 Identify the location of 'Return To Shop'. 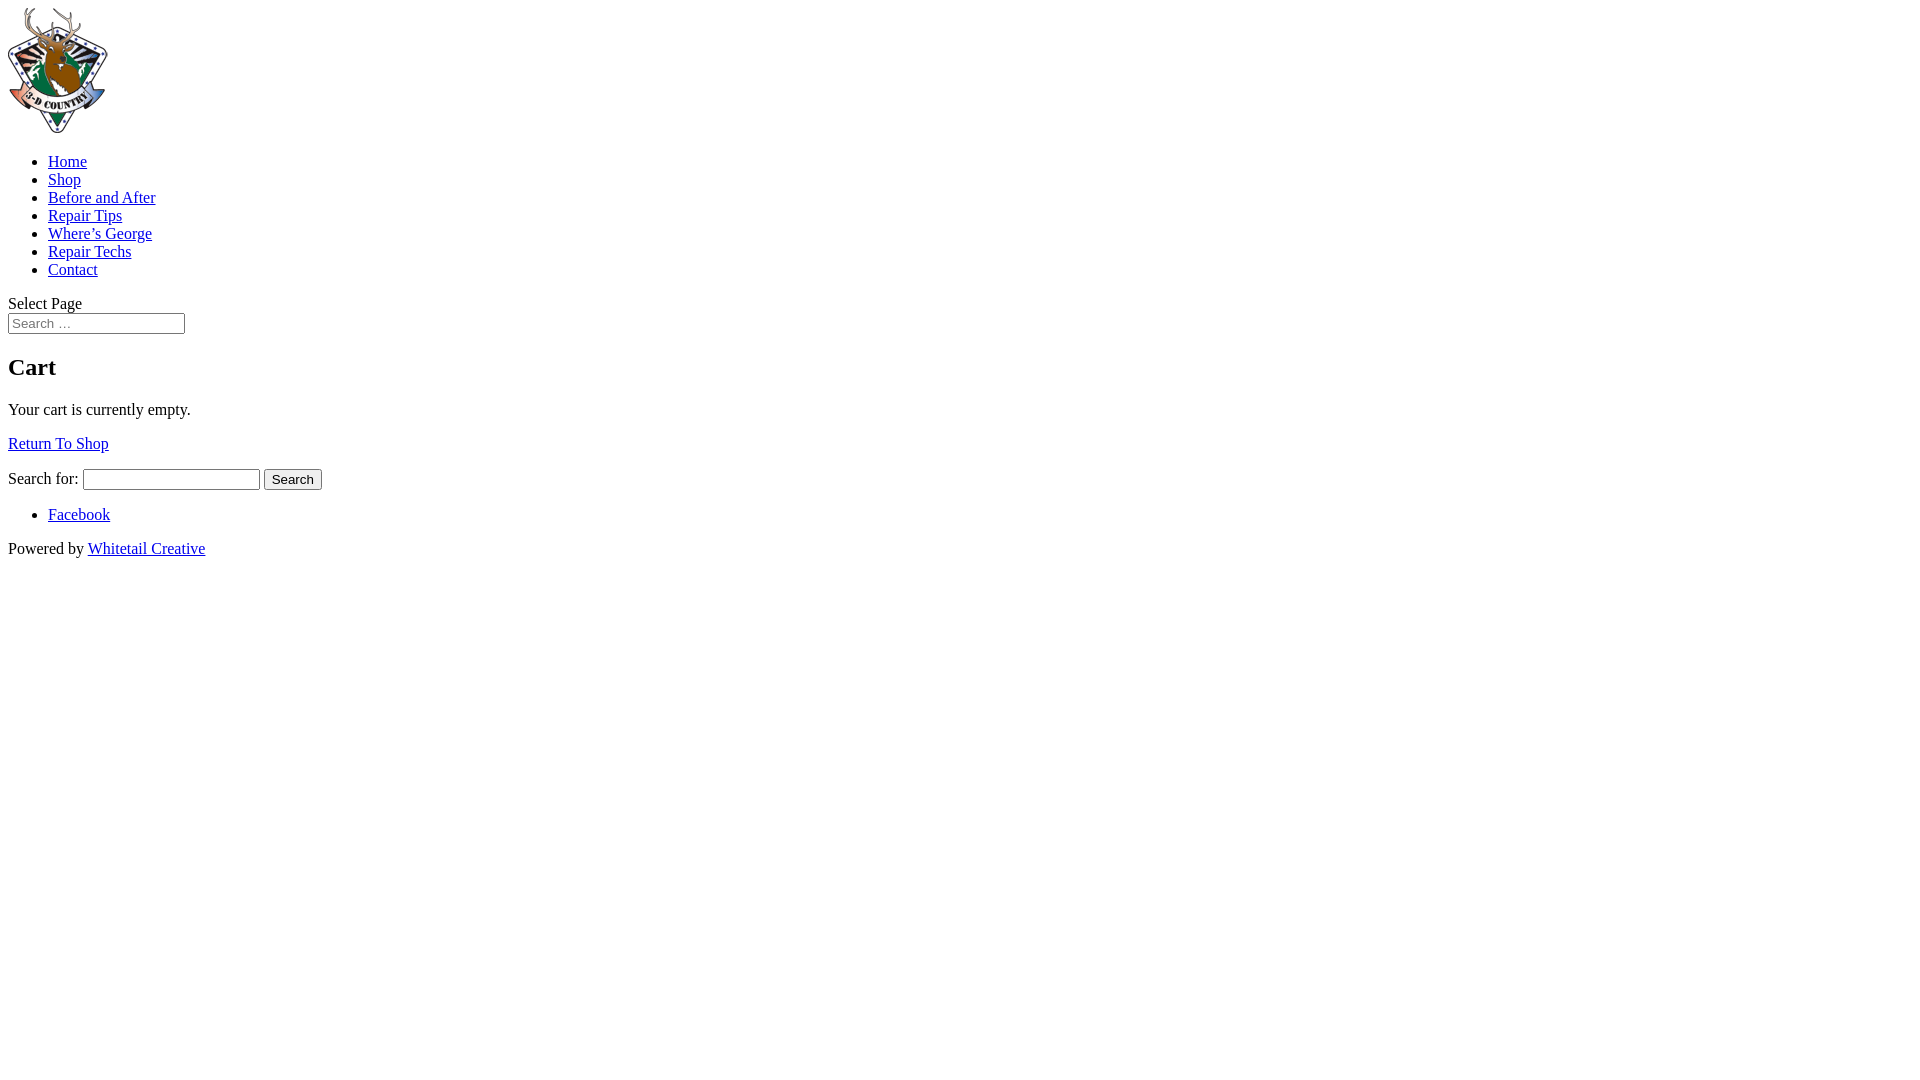
(8, 442).